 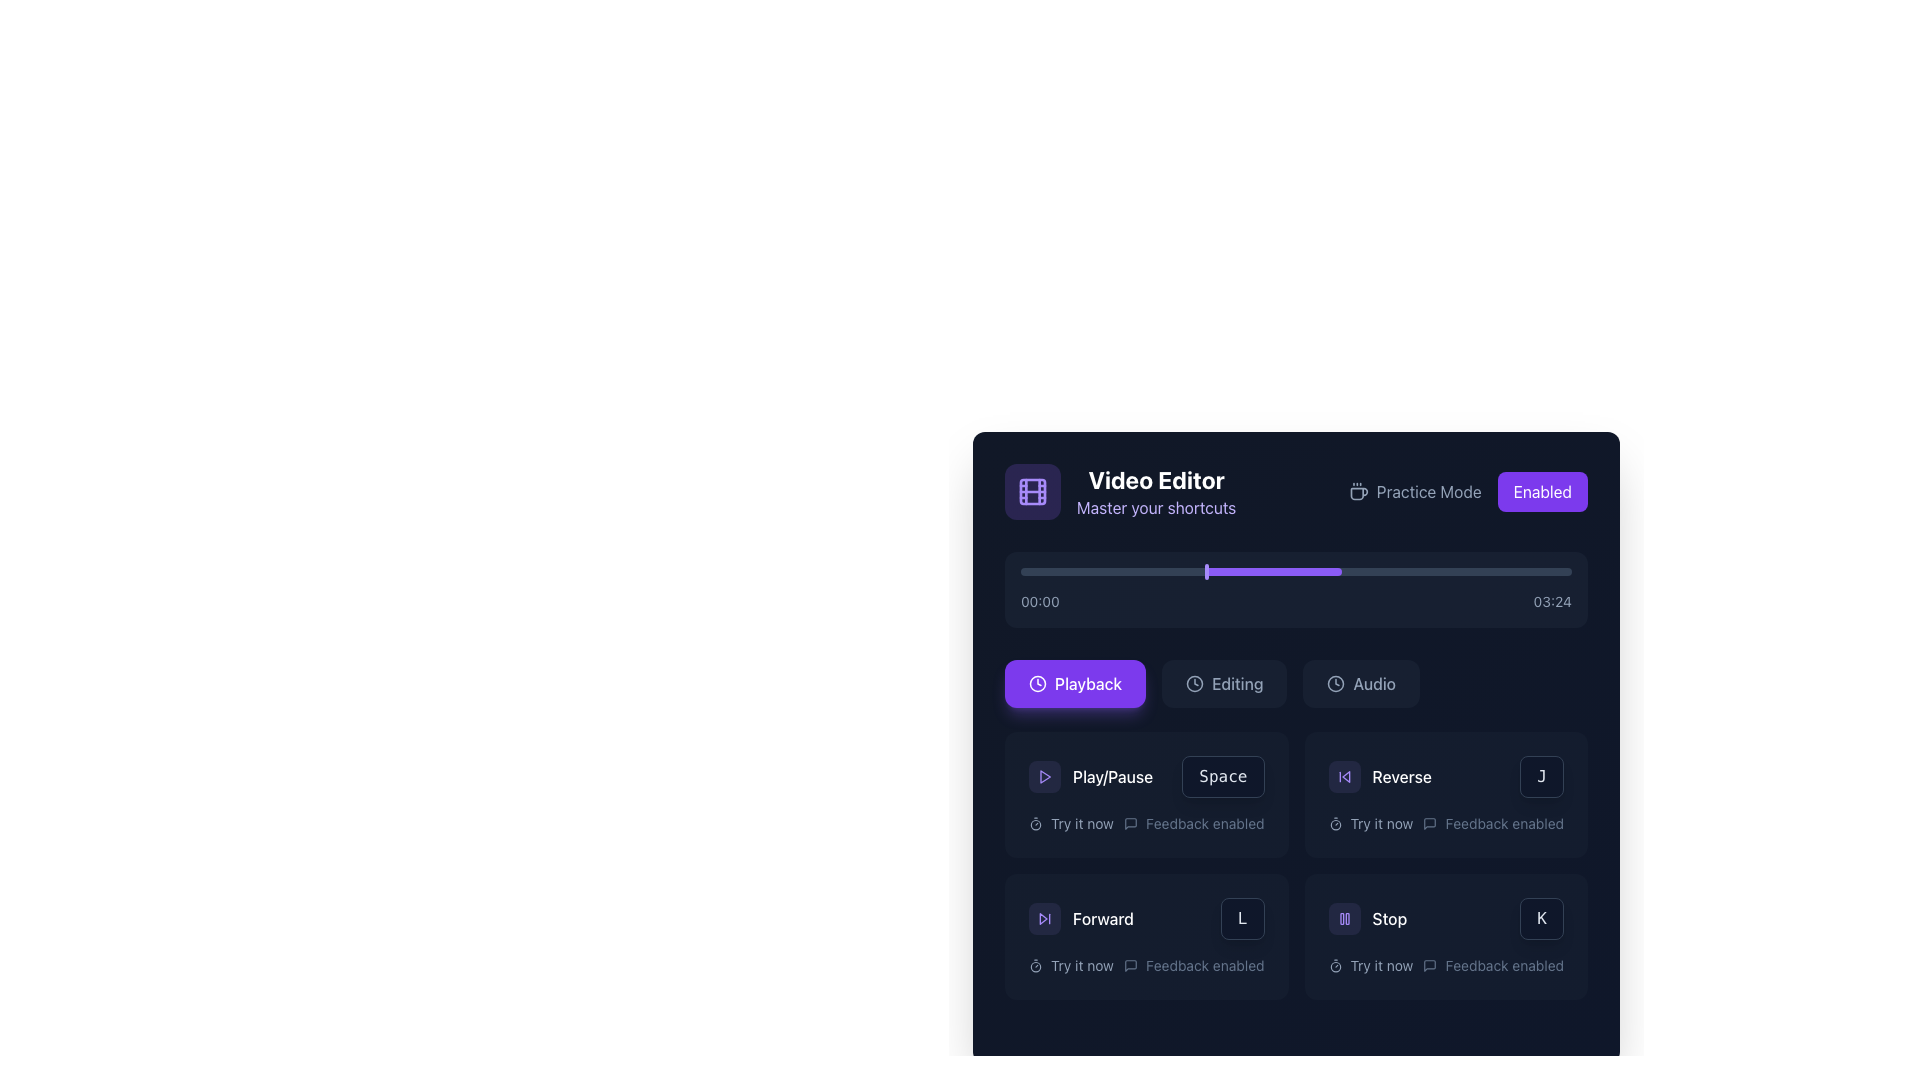 I want to click on the reverse control icon located in the 'Reverse' section of the interface, positioned to the left of the label 'Reverse', so click(x=1344, y=775).